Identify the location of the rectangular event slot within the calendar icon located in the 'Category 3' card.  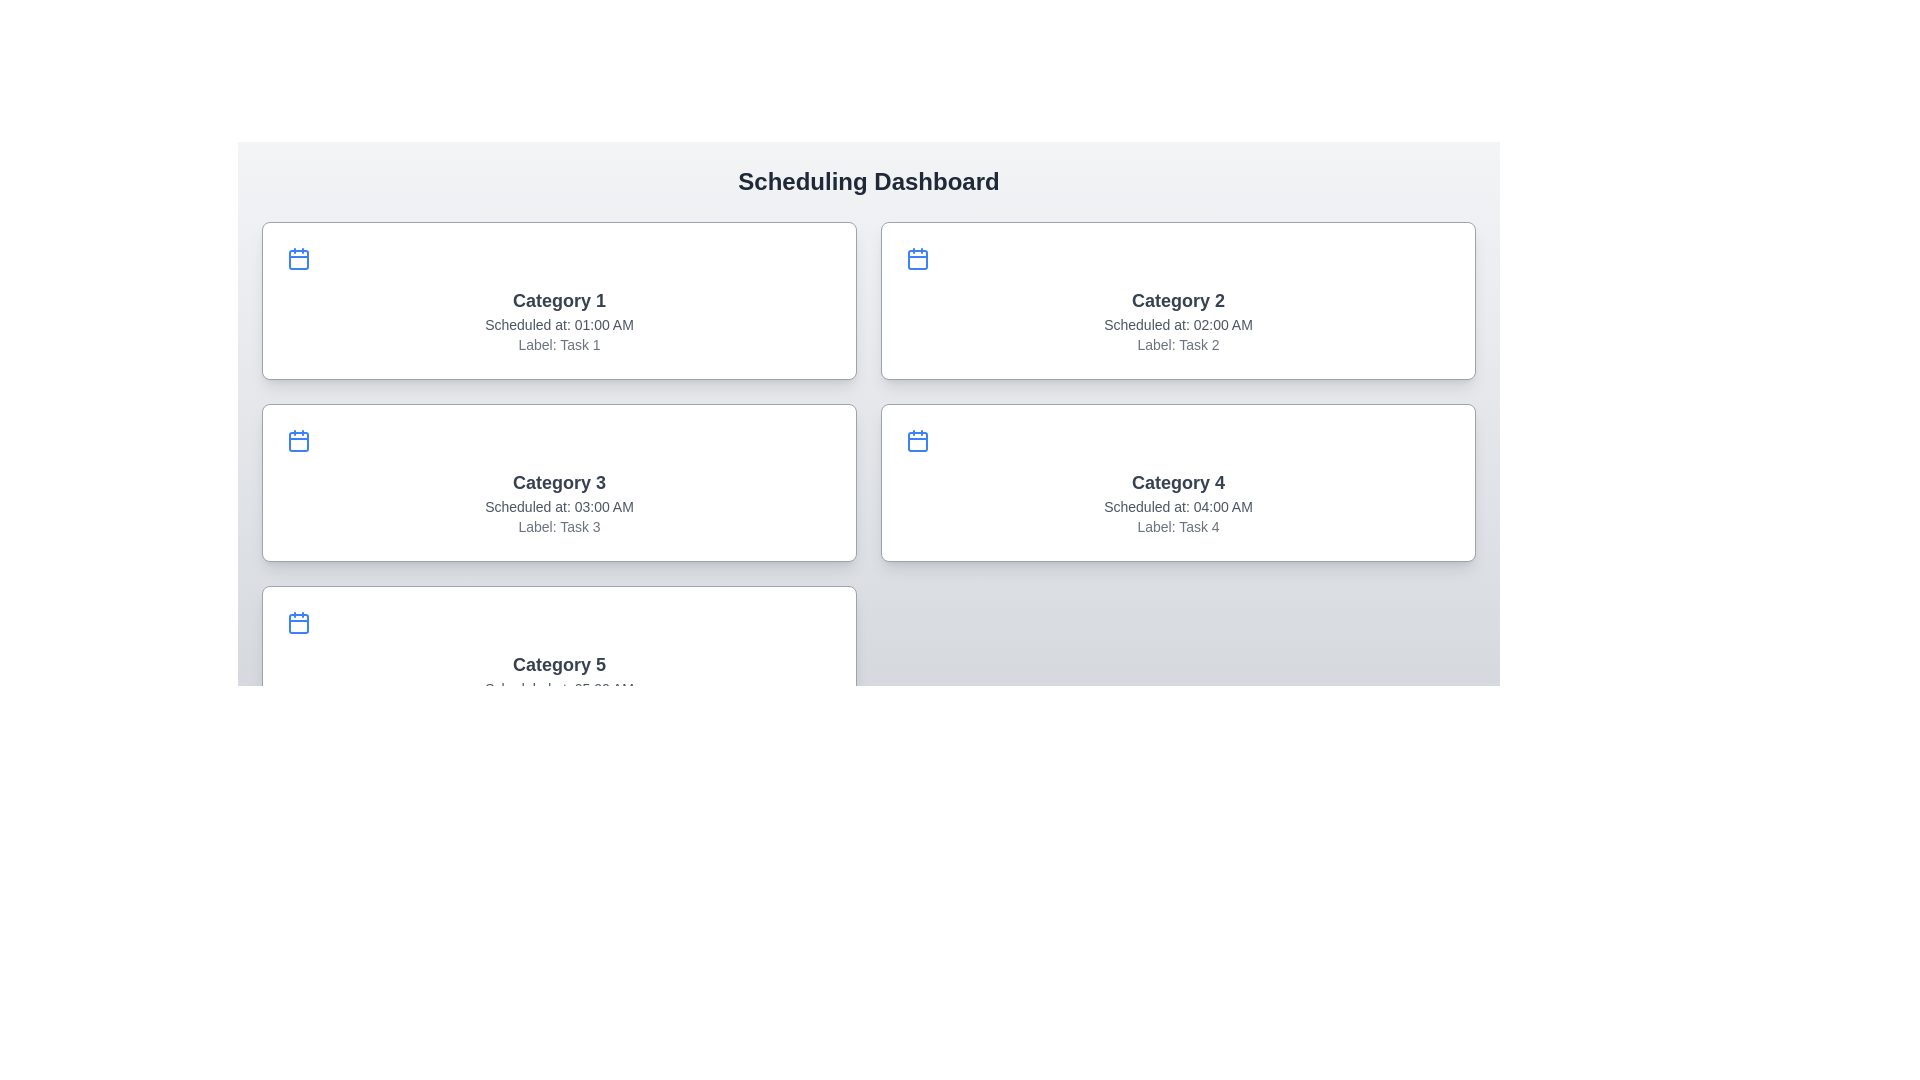
(297, 441).